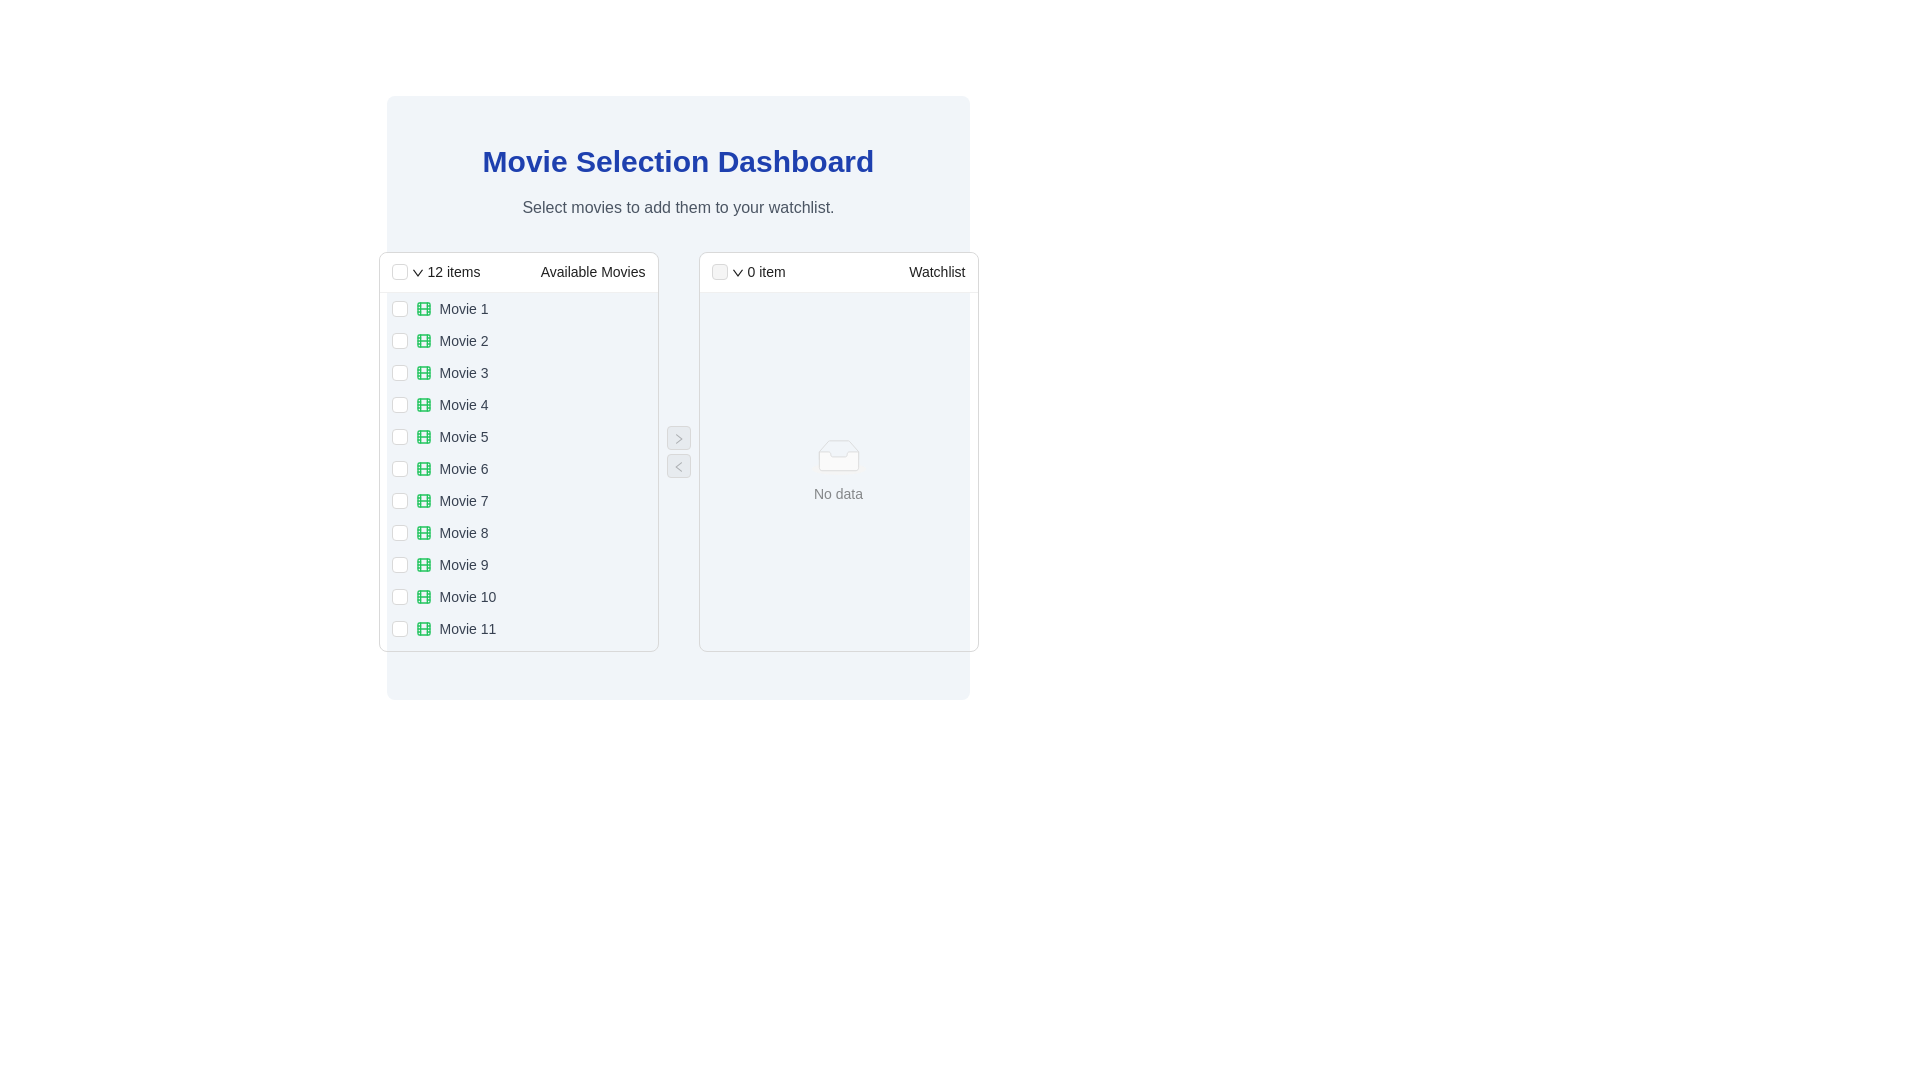 Image resolution: width=1920 pixels, height=1080 pixels. Describe the element at coordinates (463, 564) in the screenshot. I see `text of the label displaying 'Movie 9', which is the ninth entry in the vertical list labeled 'Available Movies'` at that location.